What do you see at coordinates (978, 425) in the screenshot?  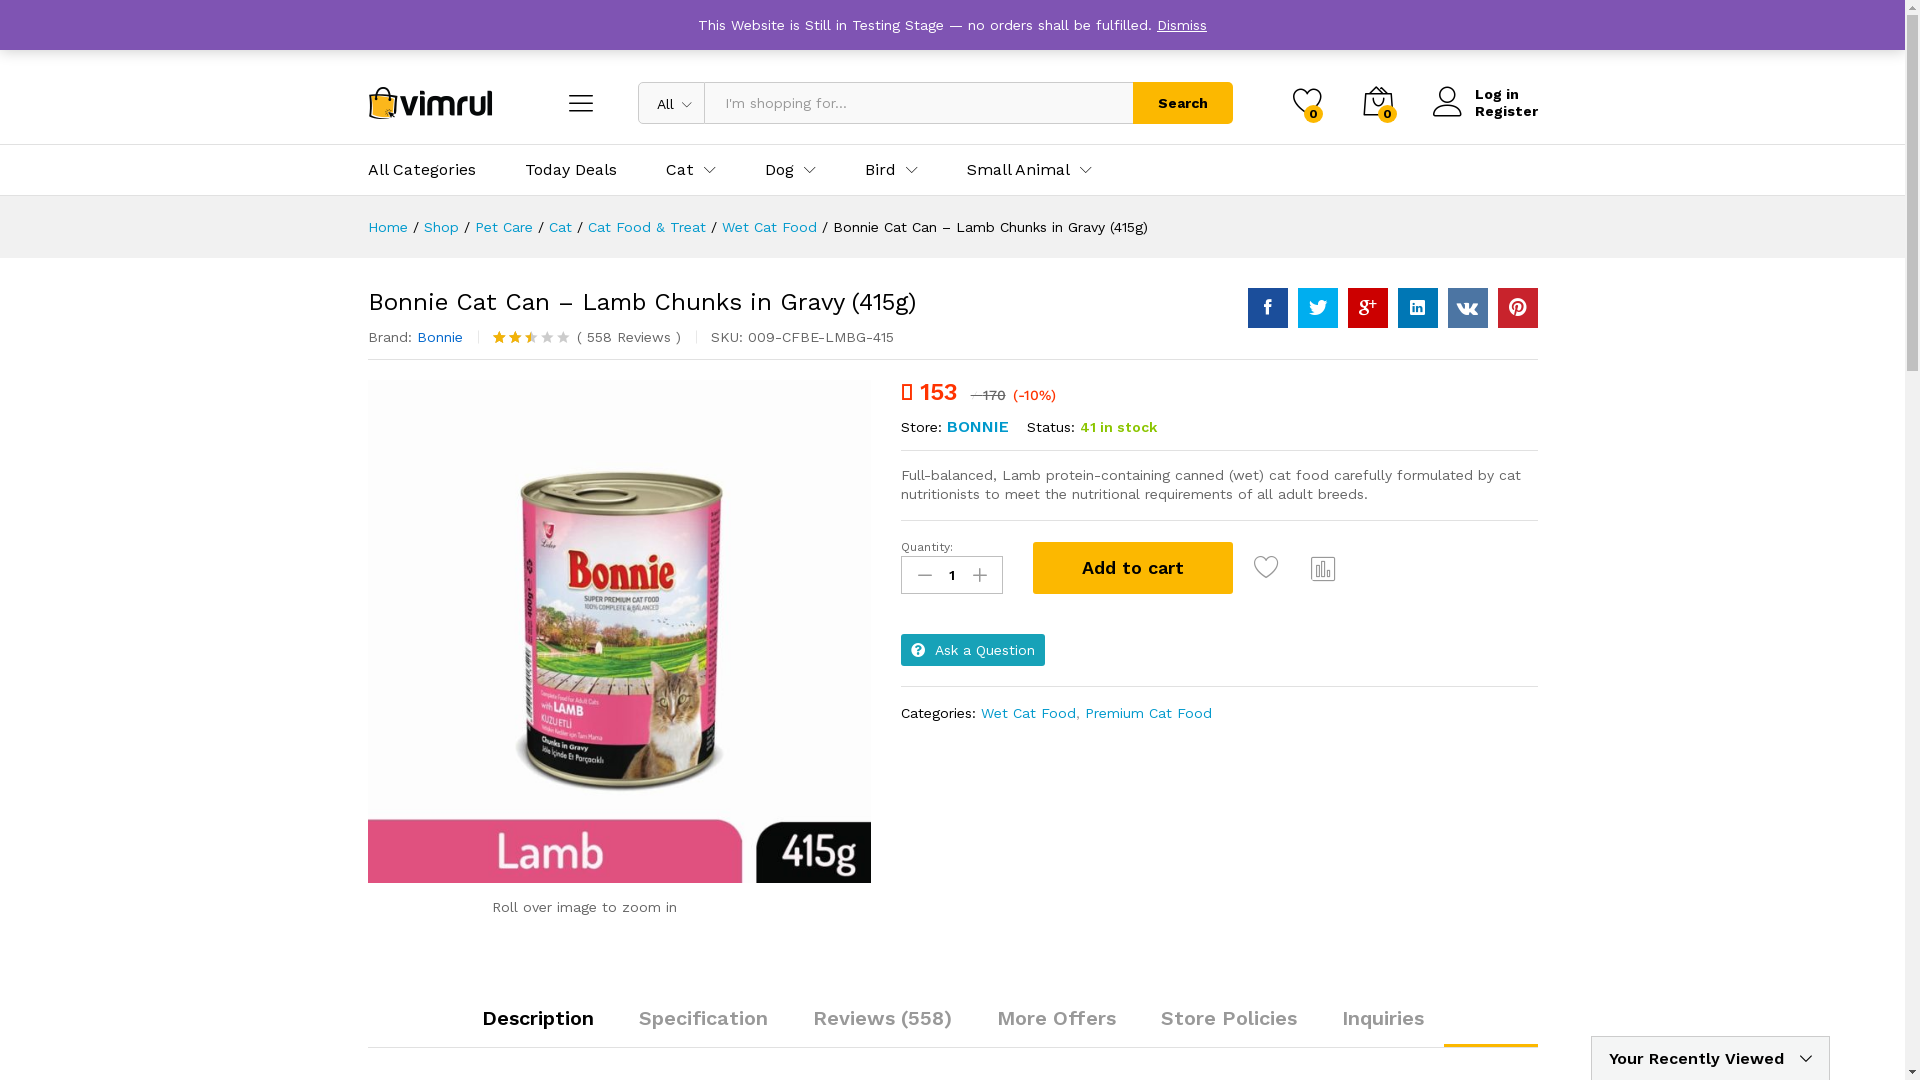 I see `'BONNIE'` at bounding box center [978, 425].